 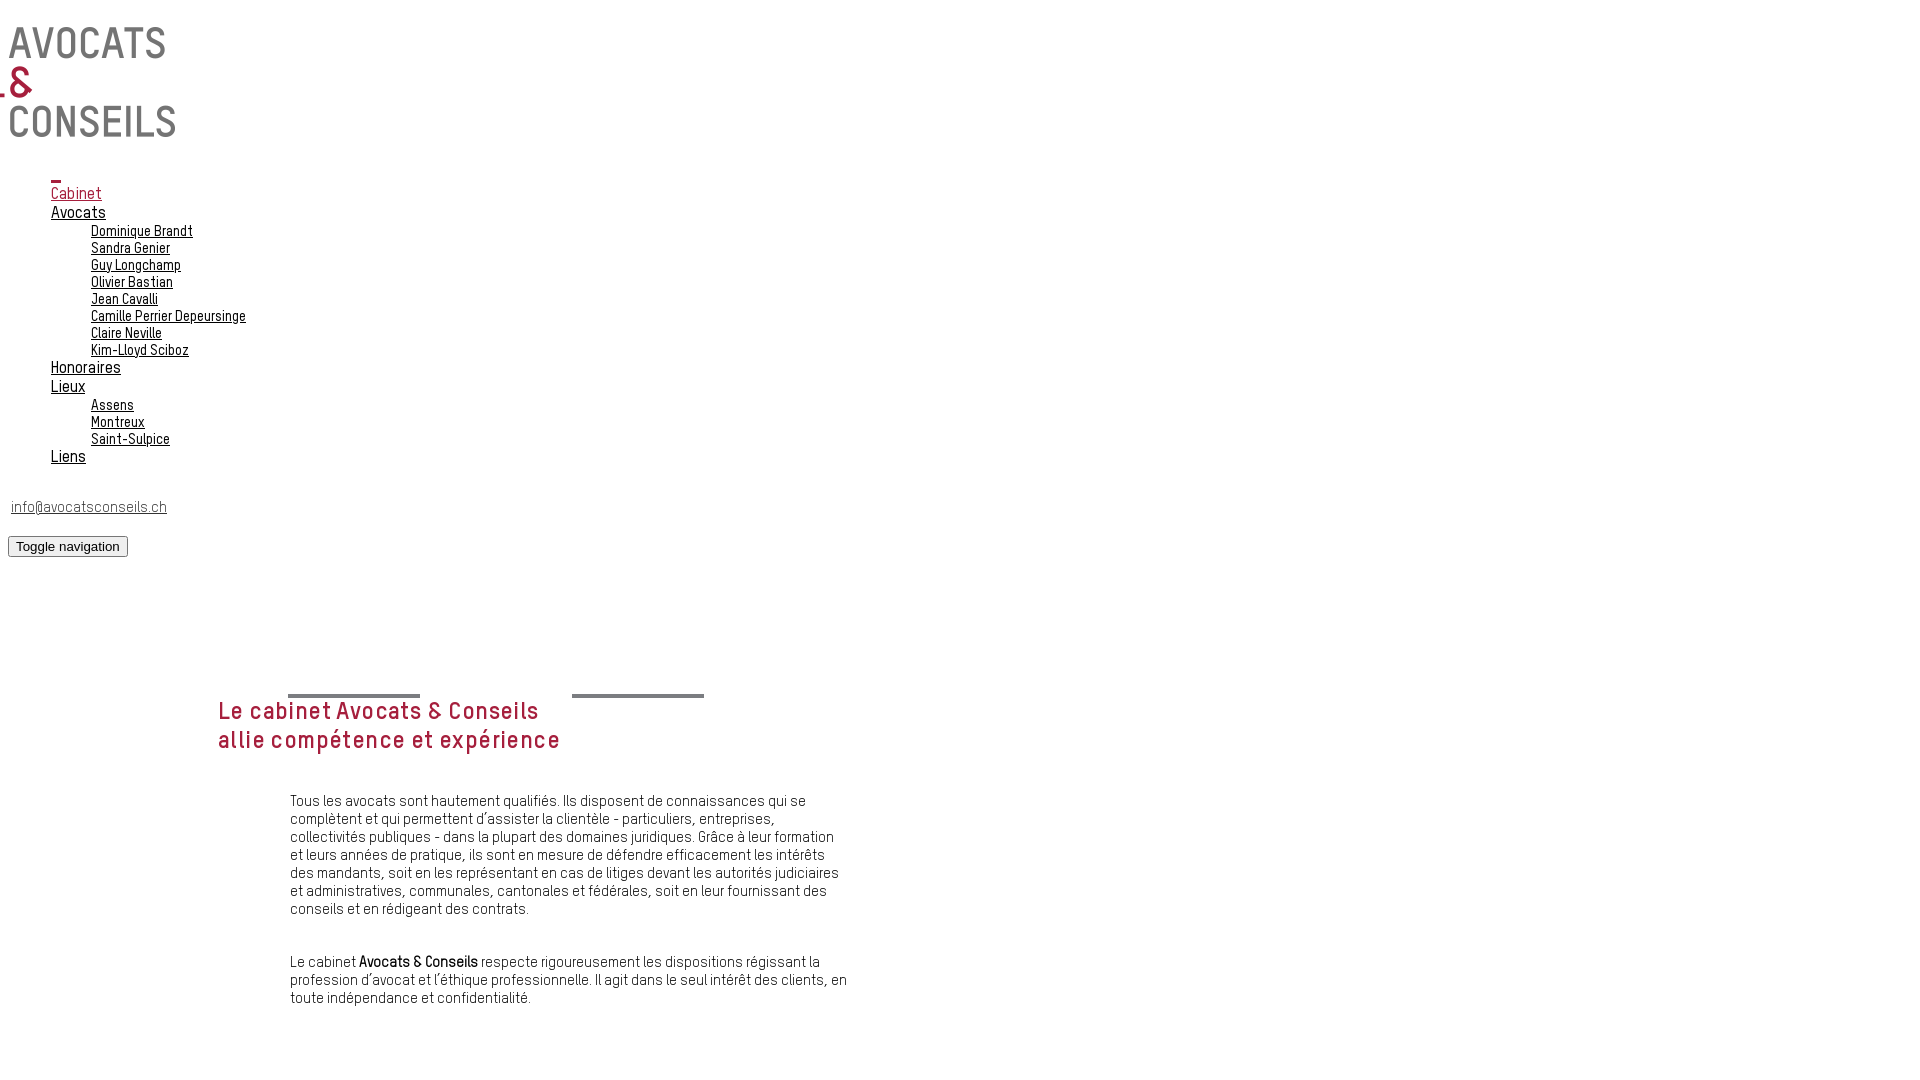 What do you see at coordinates (85, 369) in the screenshot?
I see `'Honoraires'` at bounding box center [85, 369].